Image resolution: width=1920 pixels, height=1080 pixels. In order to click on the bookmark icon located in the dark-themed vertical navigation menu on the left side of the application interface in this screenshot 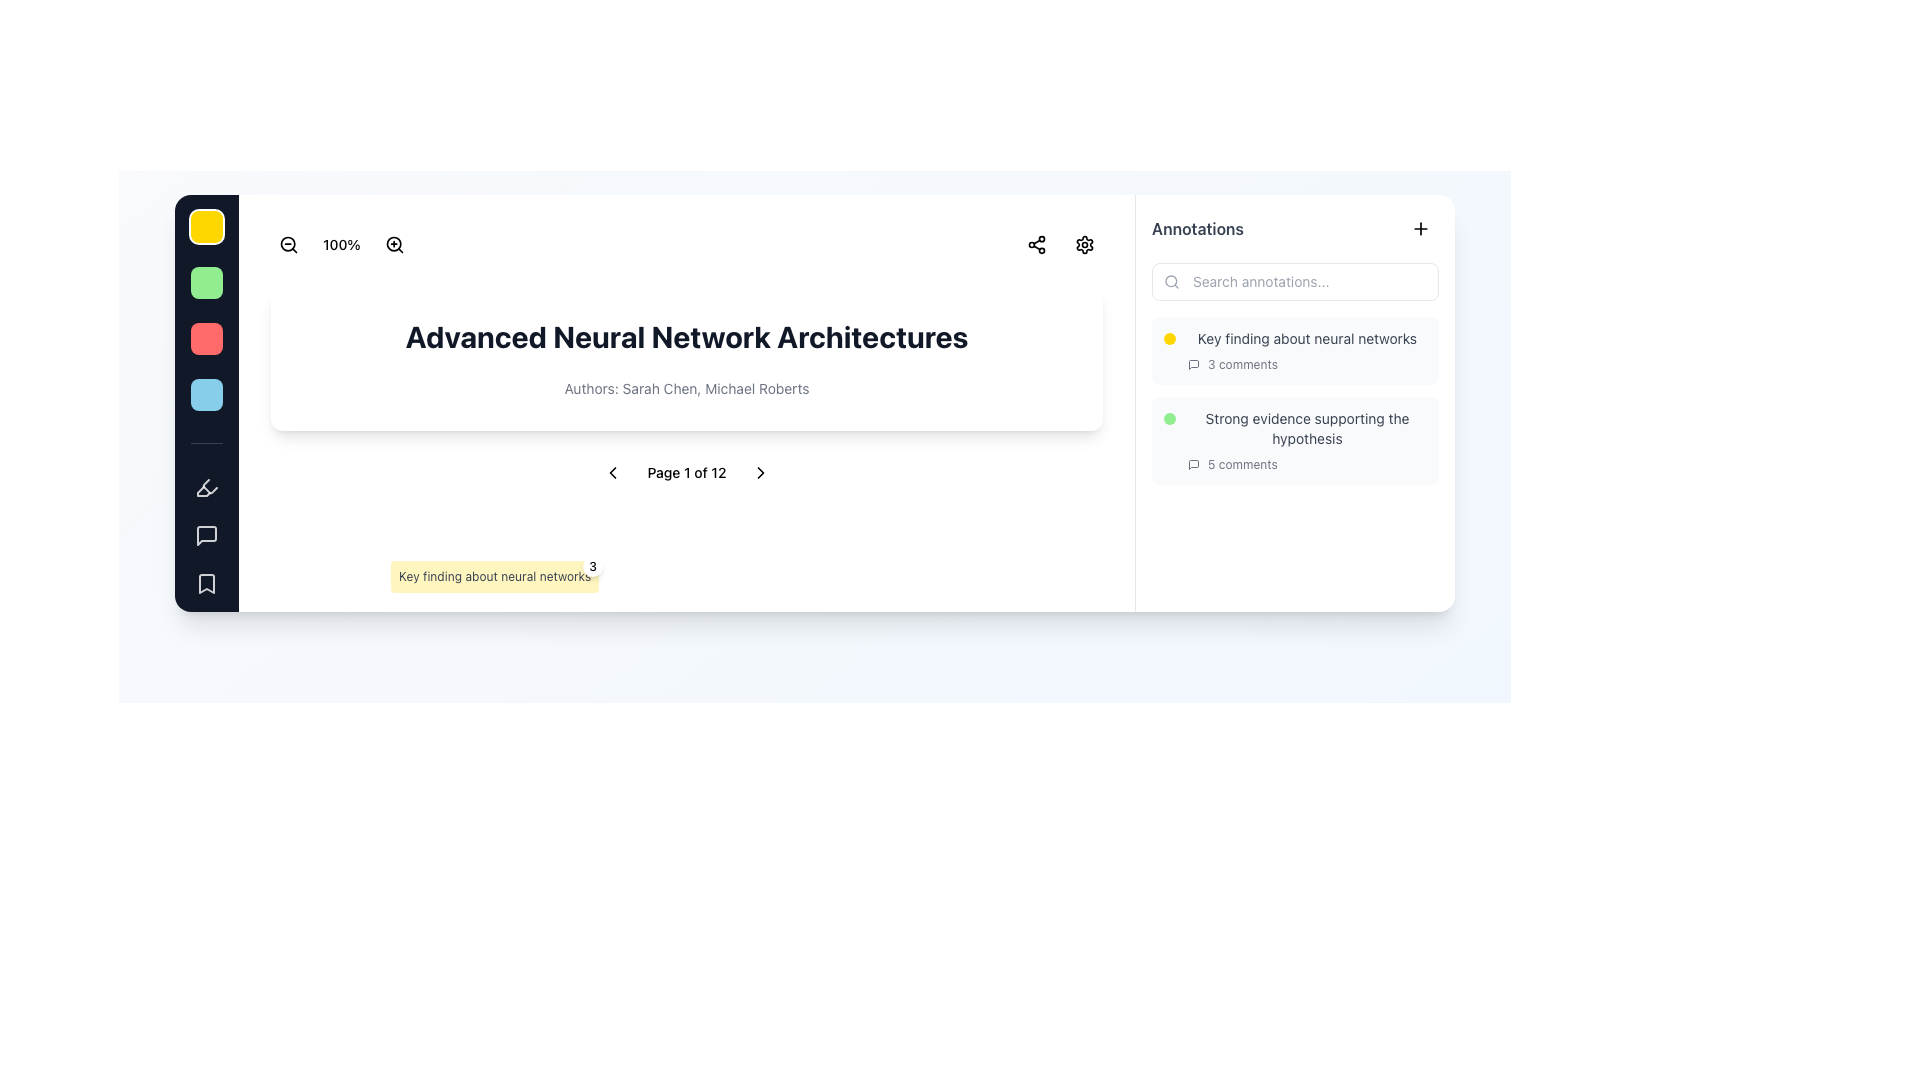, I will do `click(206, 583)`.